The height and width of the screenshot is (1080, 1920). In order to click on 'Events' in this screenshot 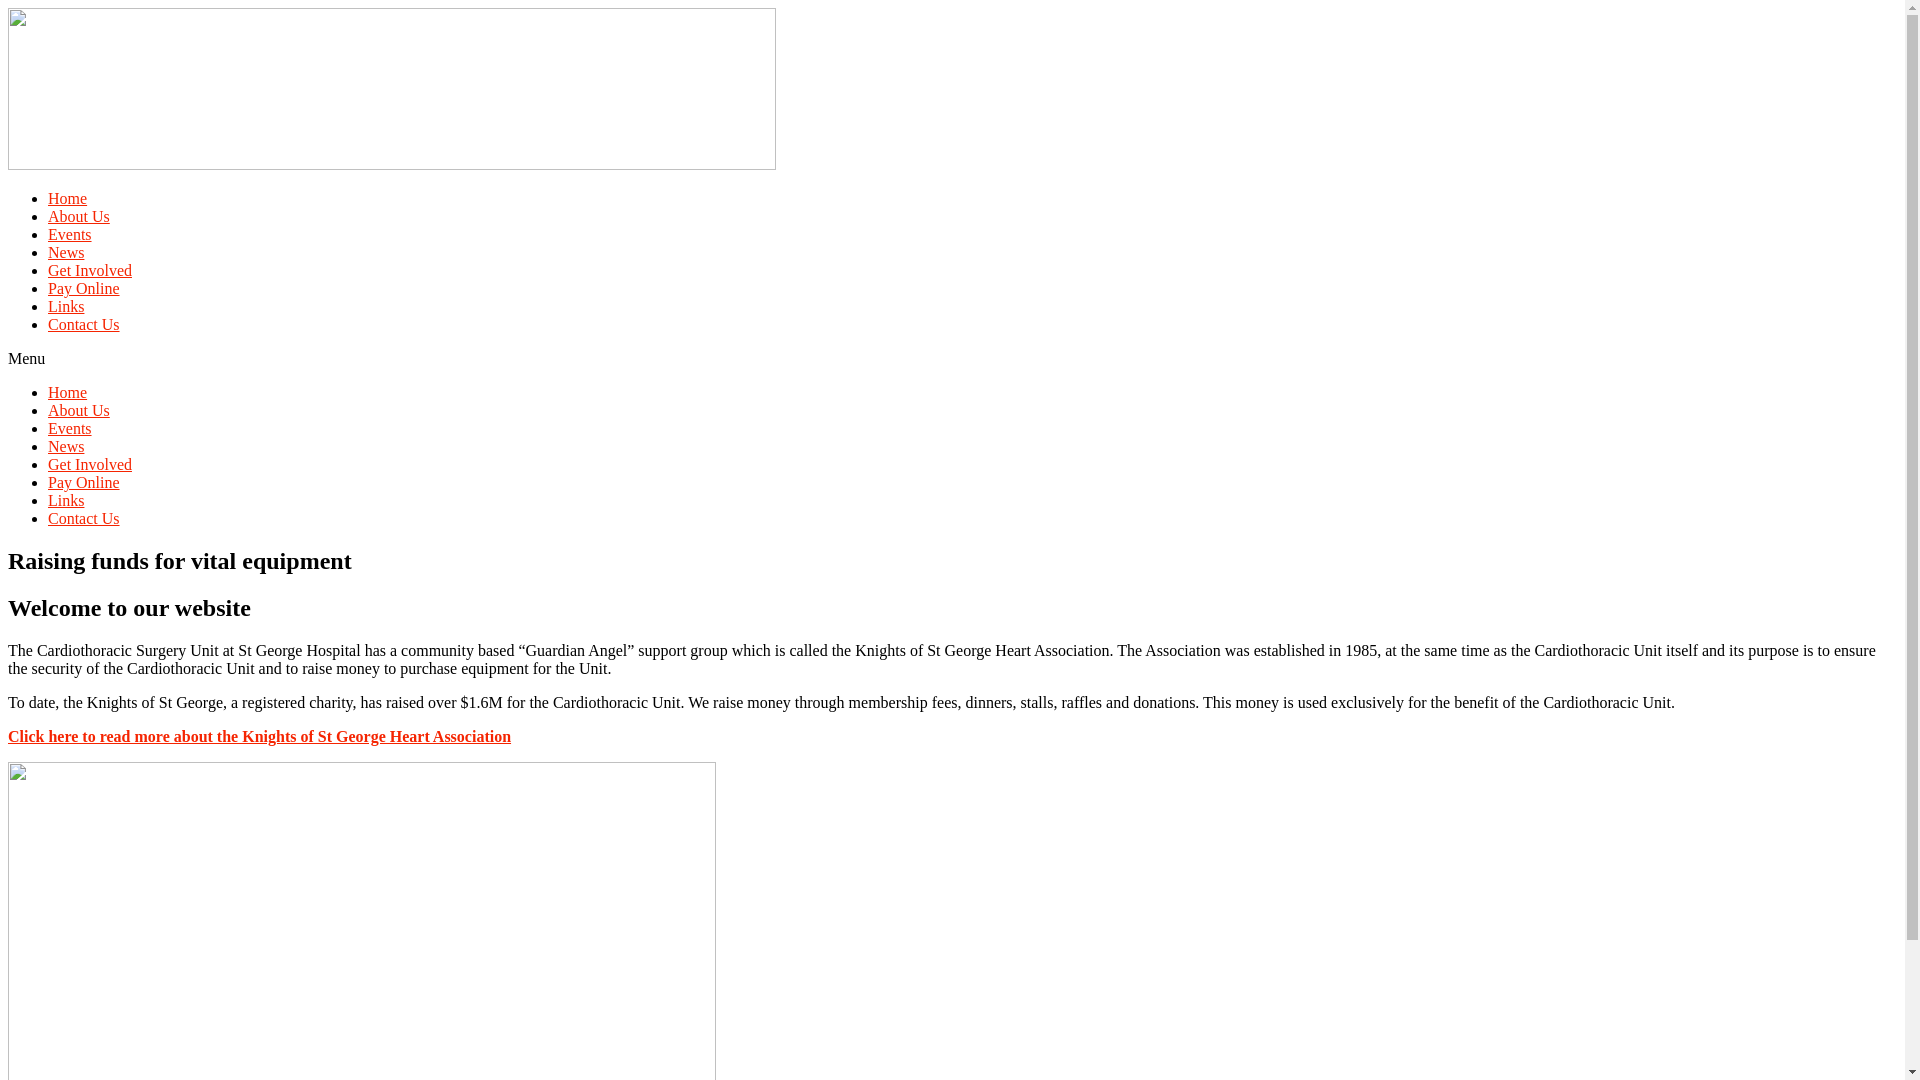, I will do `click(70, 427)`.